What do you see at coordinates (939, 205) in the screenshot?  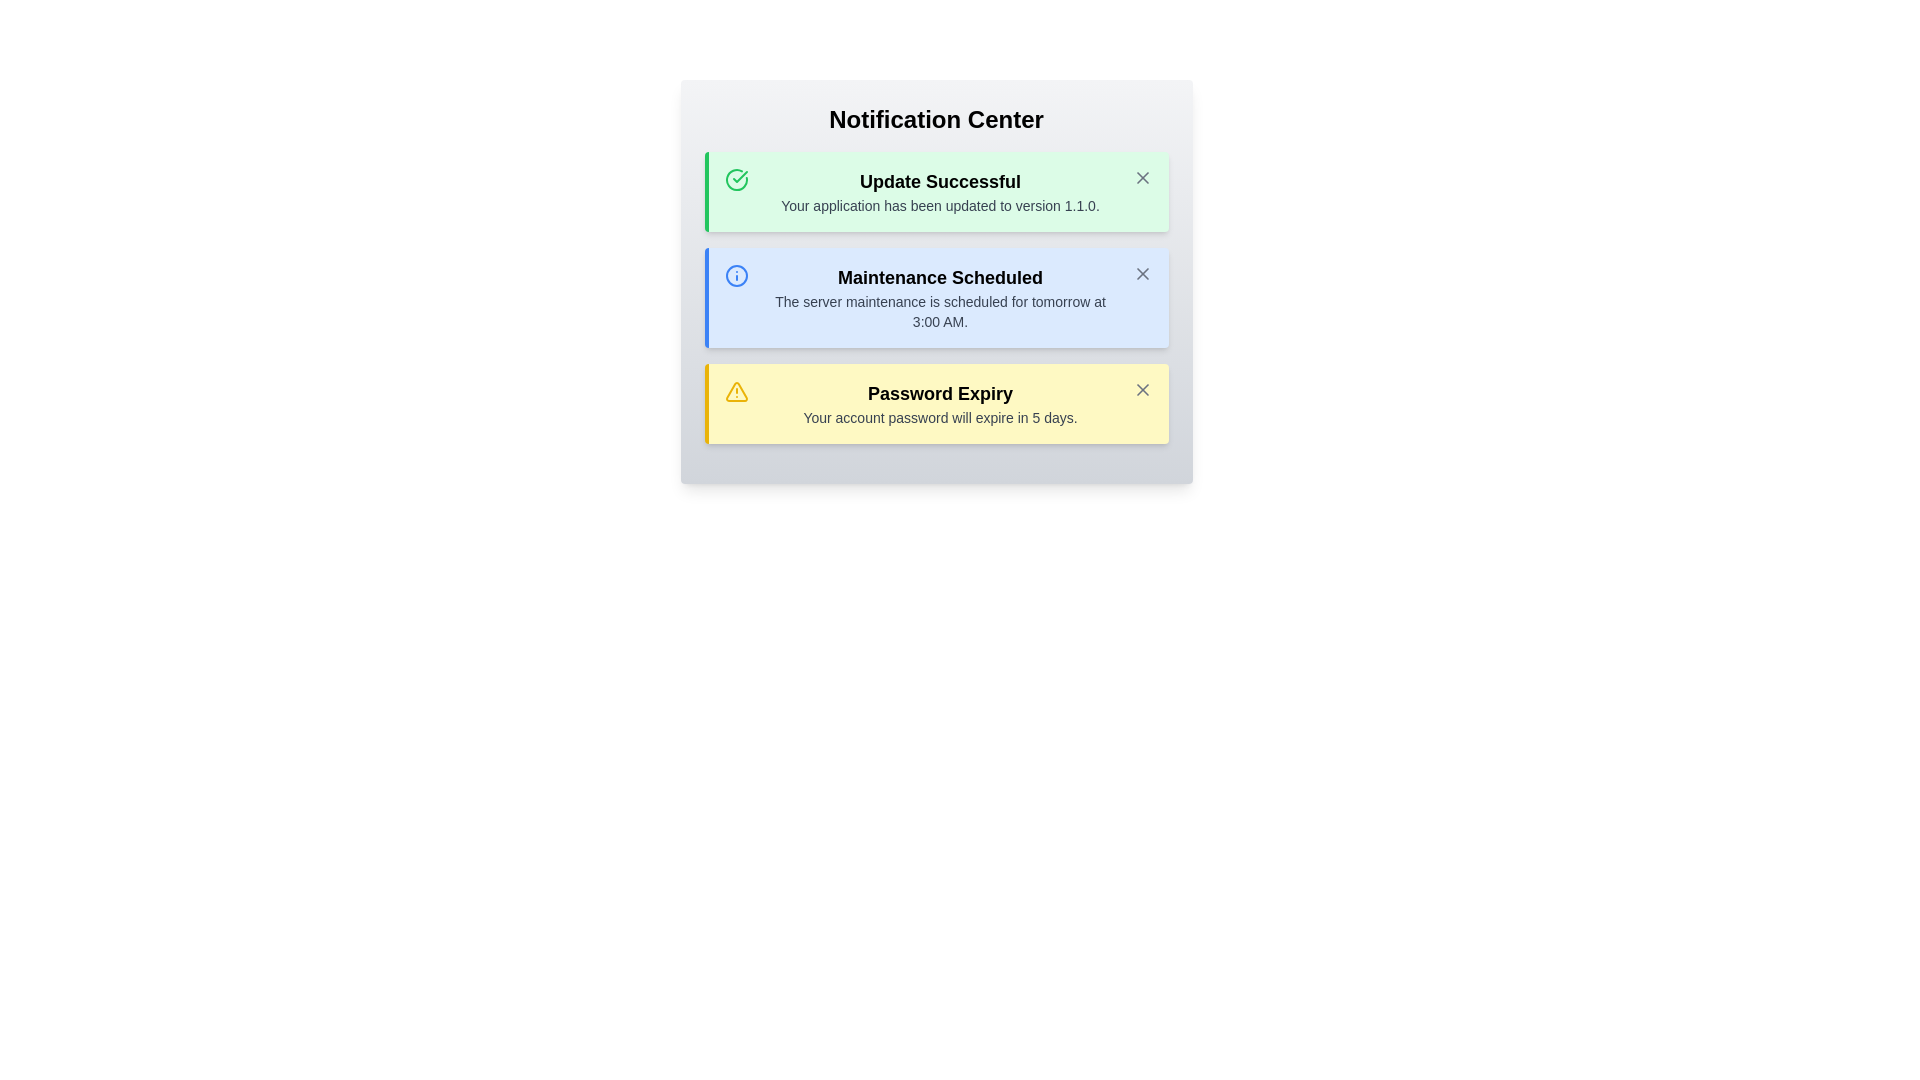 I see `static text displaying 'Your application has been updated to version 1.1.0.' located in the topmost notification card of the Notification Center, beneath the heading 'Update Successful.'` at bounding box center [939, 205].